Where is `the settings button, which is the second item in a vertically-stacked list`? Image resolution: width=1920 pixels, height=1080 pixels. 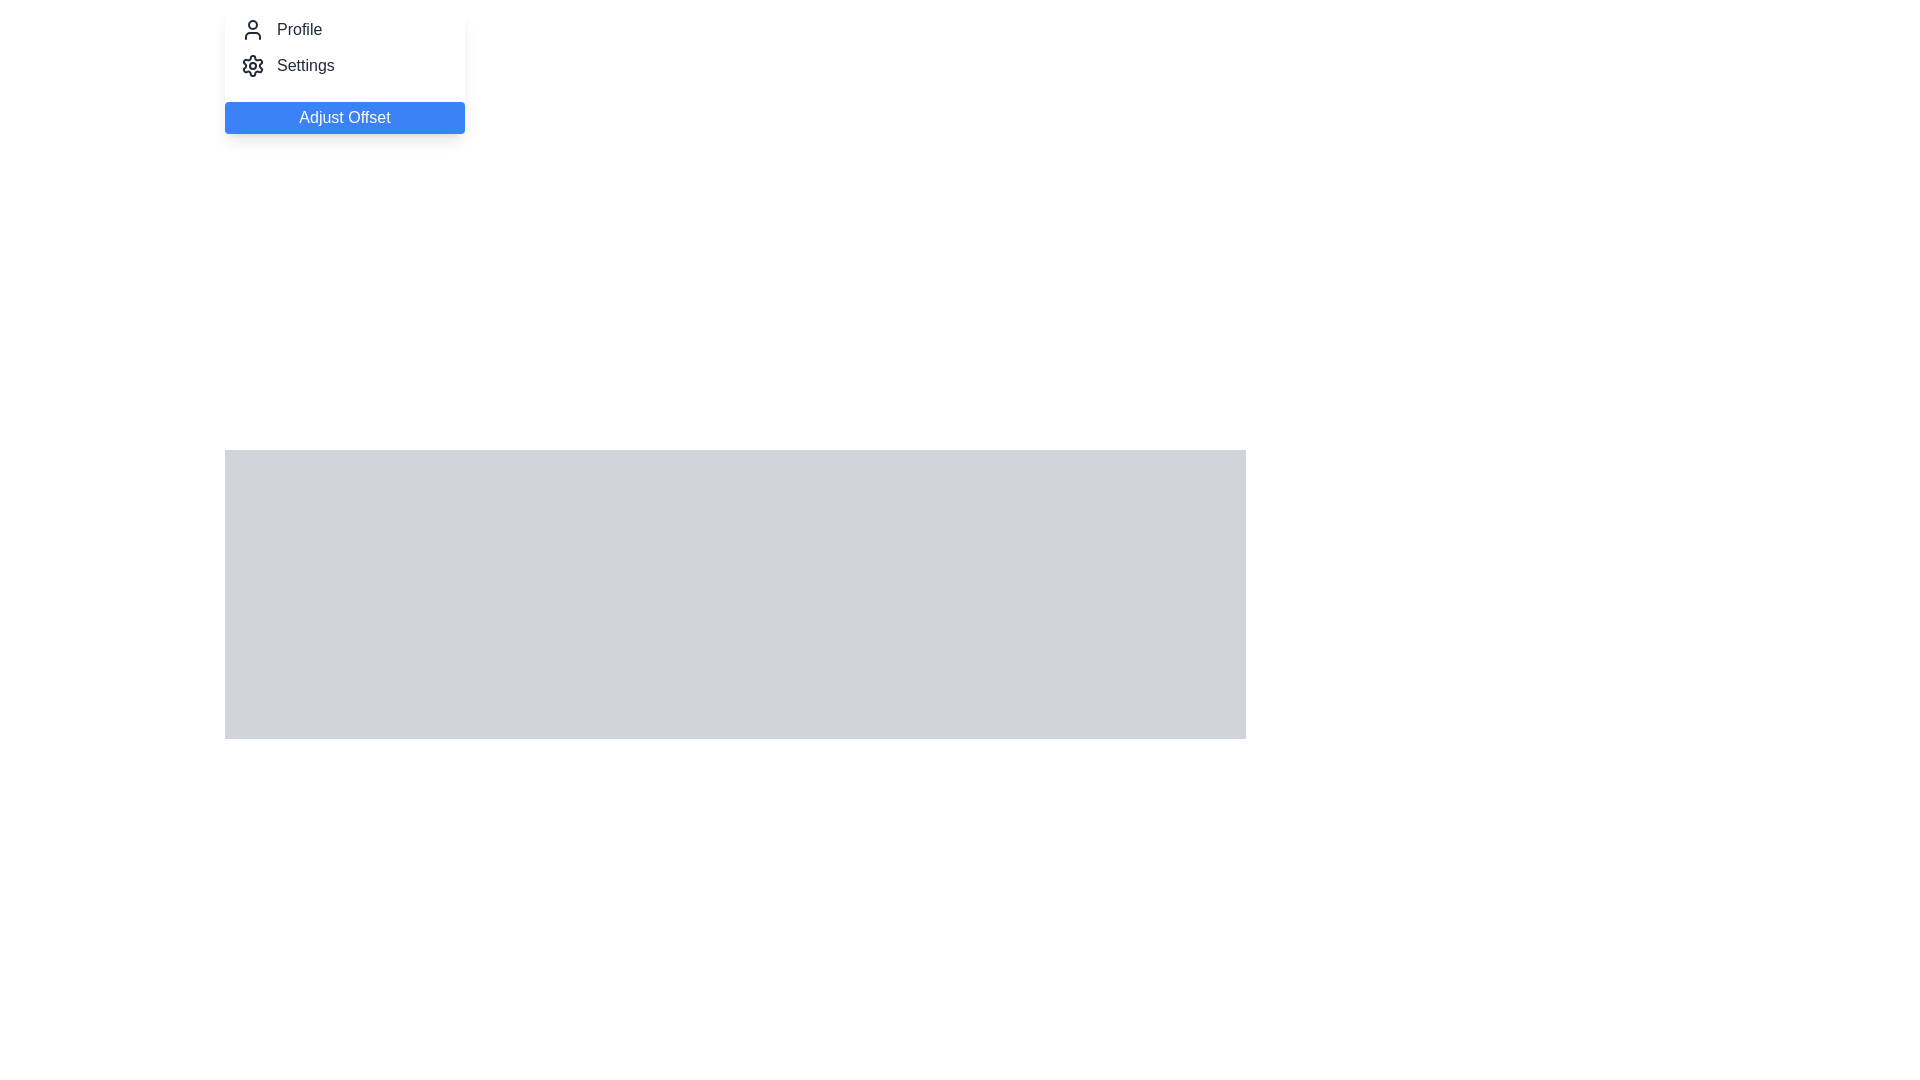 the settings button, which is the second item in a vertically-stacked list is located at coordinates (345, 64).